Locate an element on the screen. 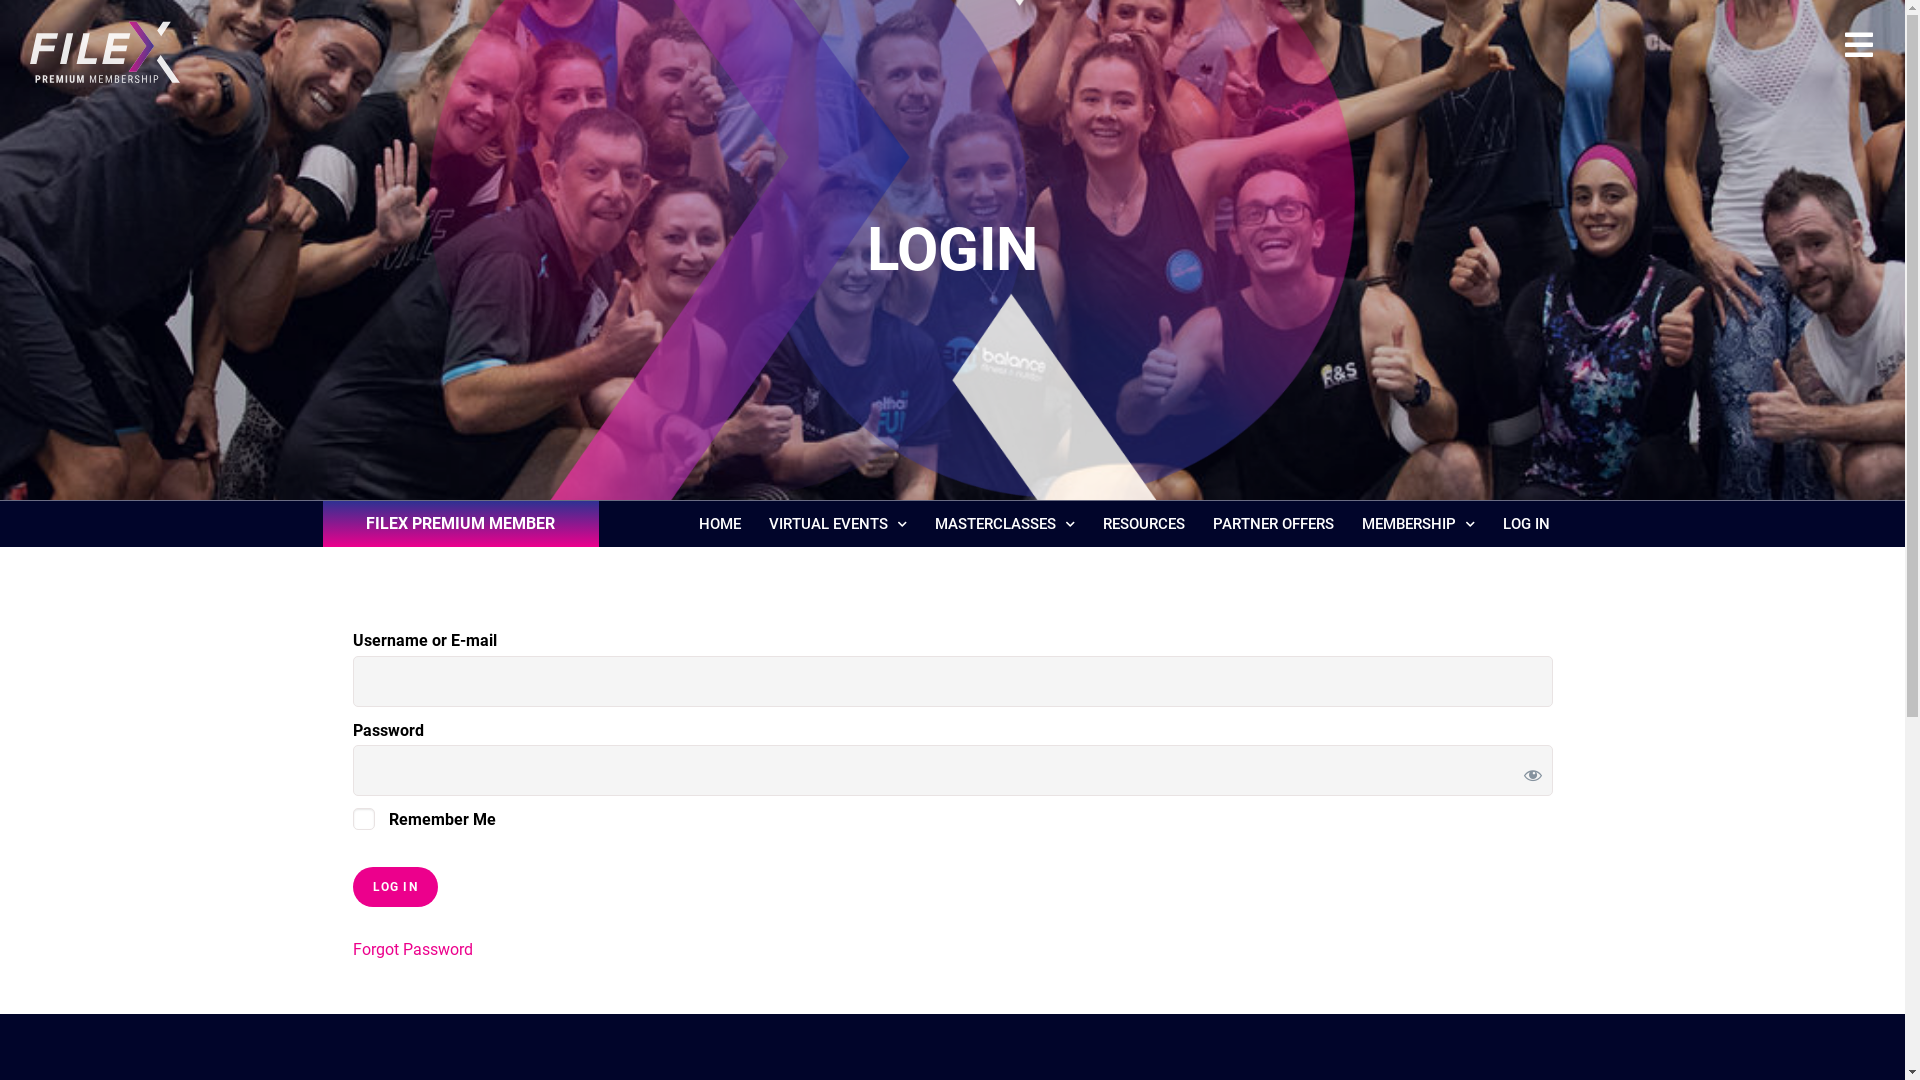  'MASTERCLASSES' is located at coordinates (921, 523).